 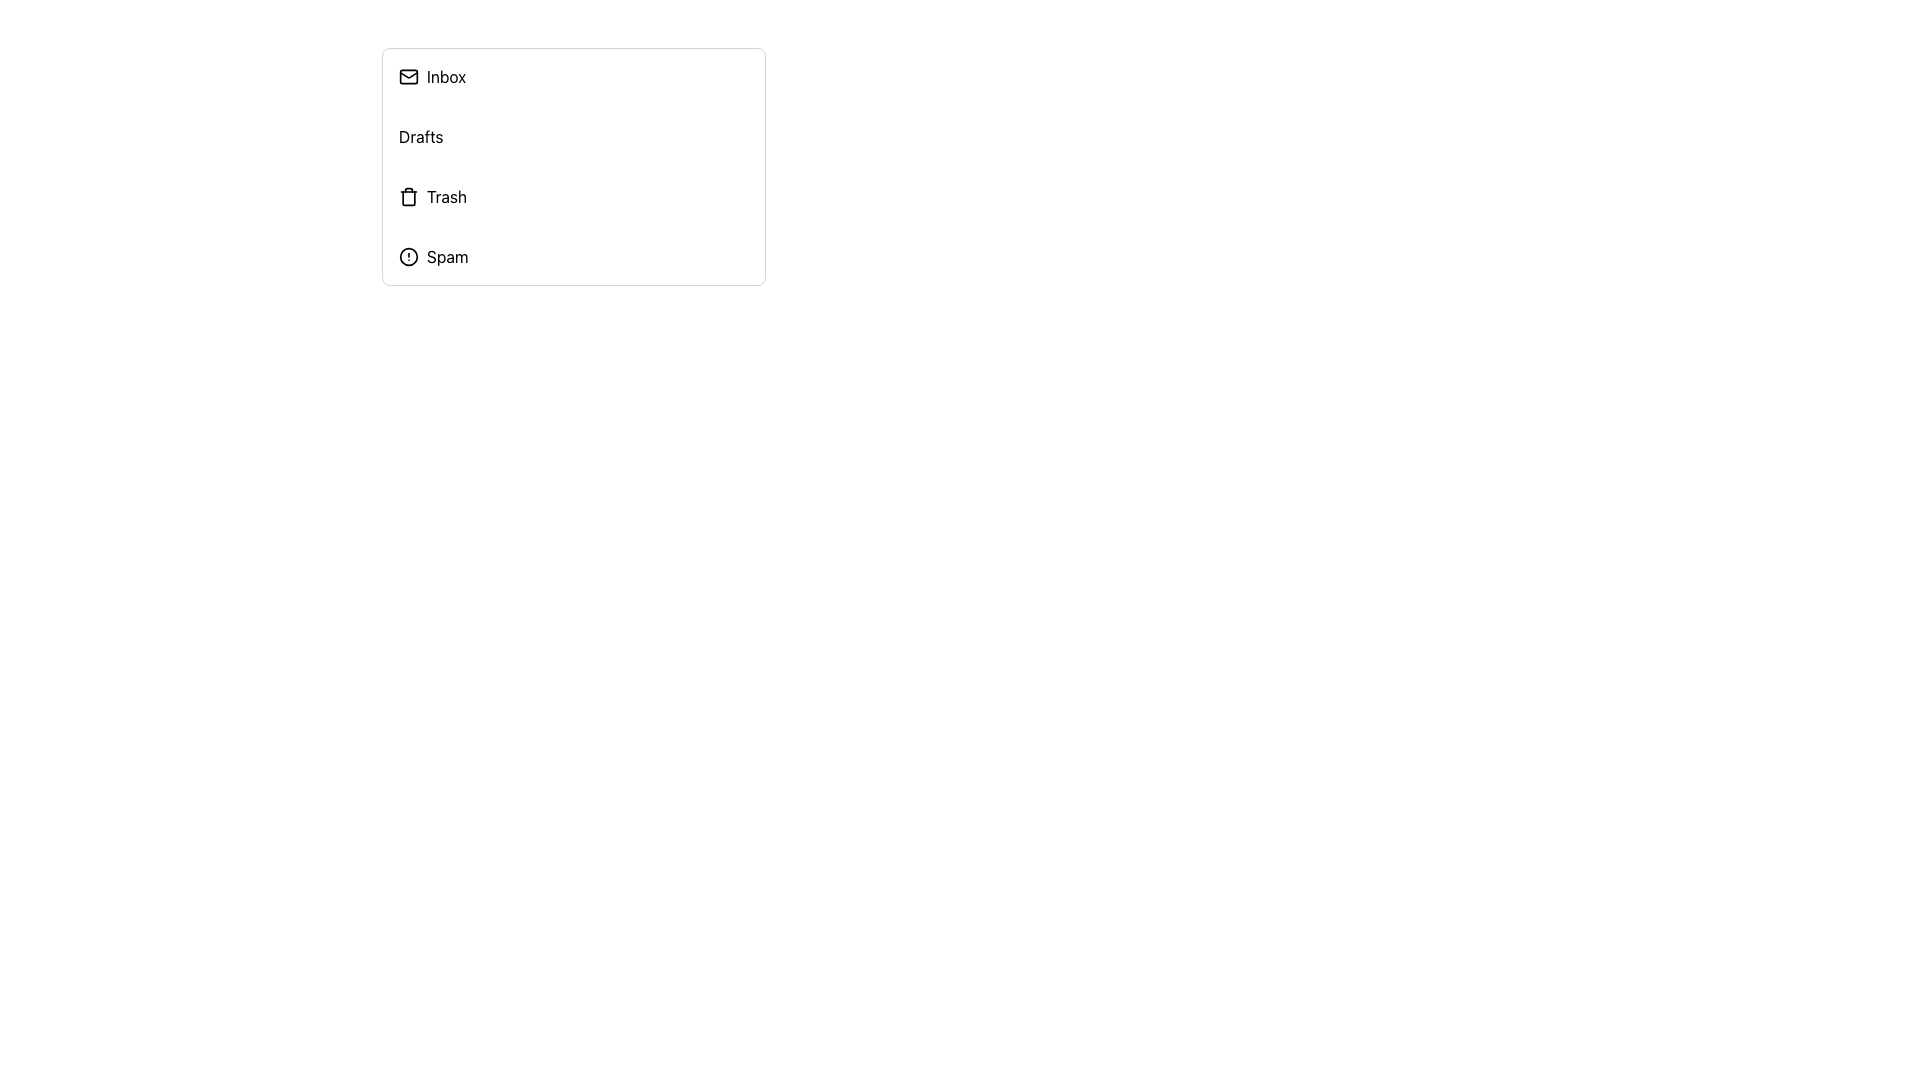 What do you see at coordinates (573, 76) in the screenshot?
I see `the 'Inbox' button at the top of the menu list` at bounding box center [573, 76].